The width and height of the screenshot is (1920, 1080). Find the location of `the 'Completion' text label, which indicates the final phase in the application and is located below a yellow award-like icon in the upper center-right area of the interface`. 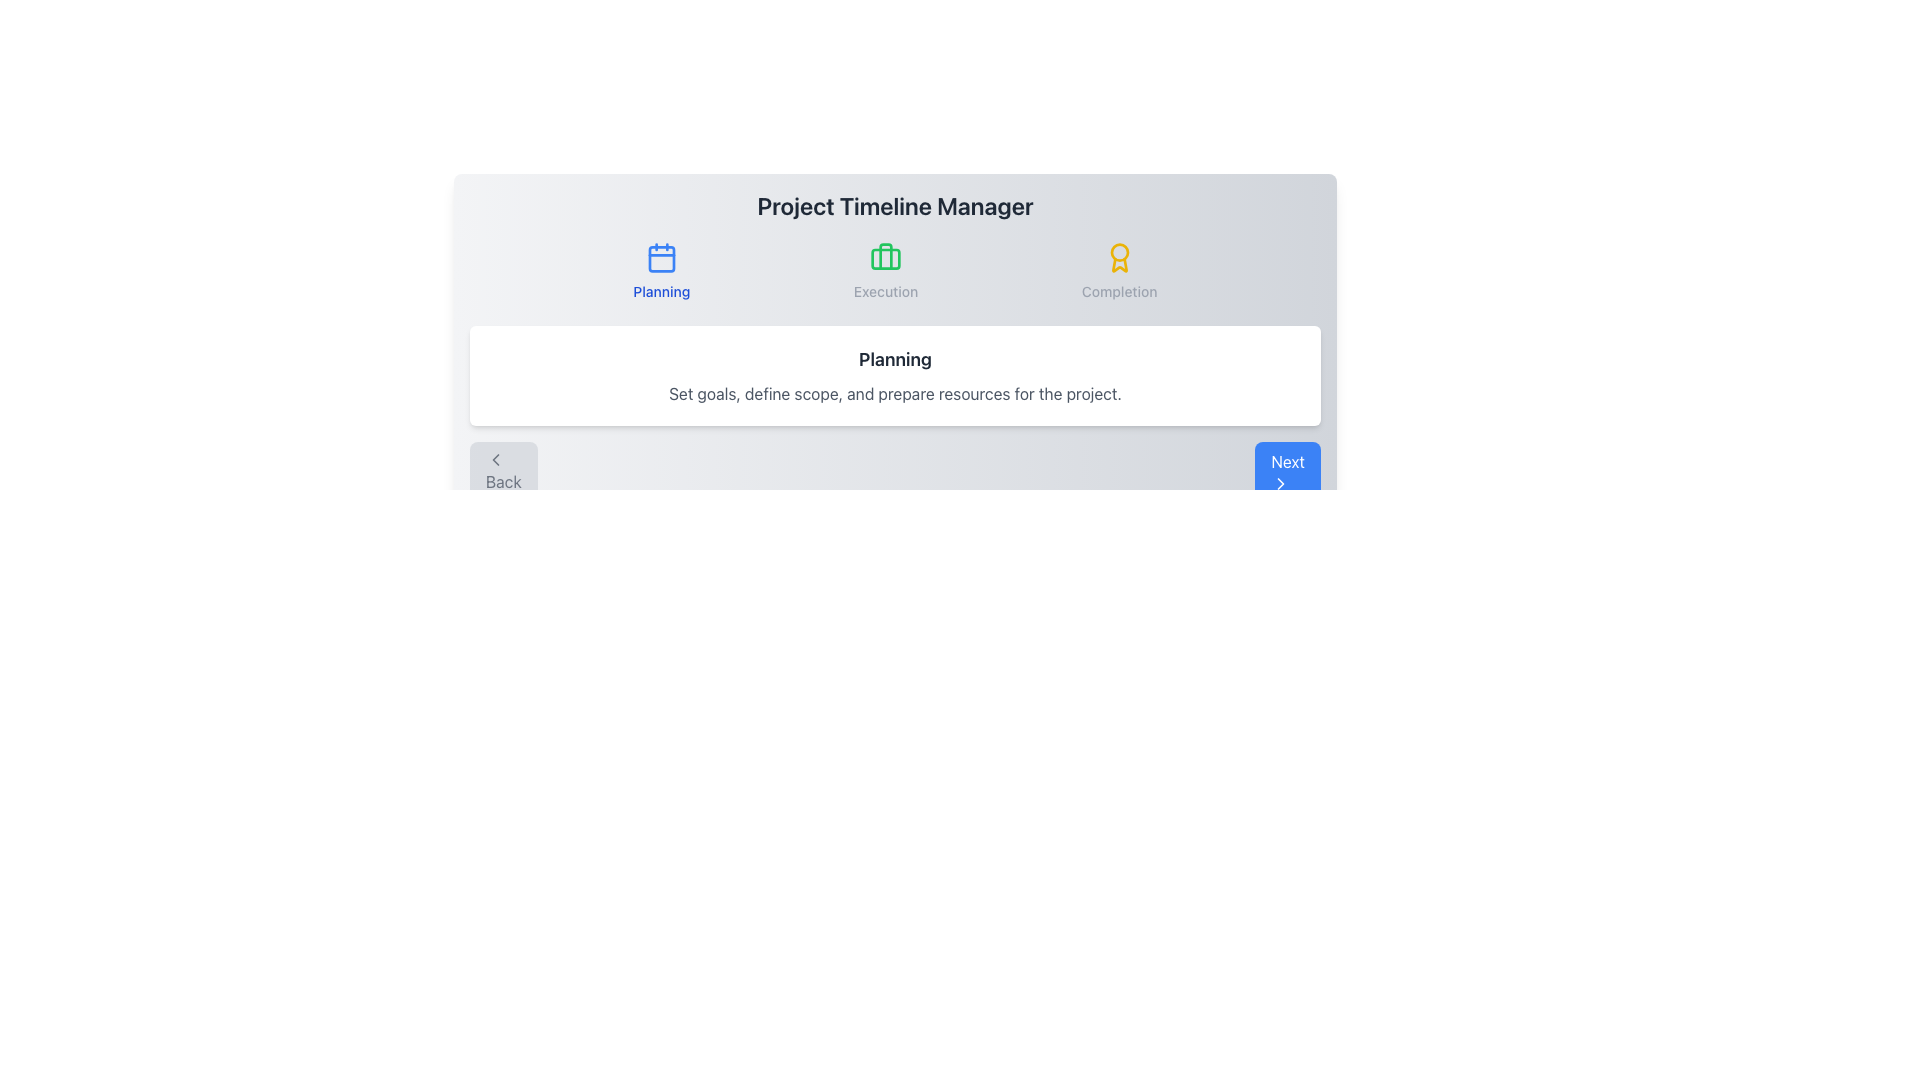

the 'Completion' text label, which indicates the final phase in the application and is located below a yellow award-like icon in the upper center-right area of the interface is located at coordinates (1118, 292).